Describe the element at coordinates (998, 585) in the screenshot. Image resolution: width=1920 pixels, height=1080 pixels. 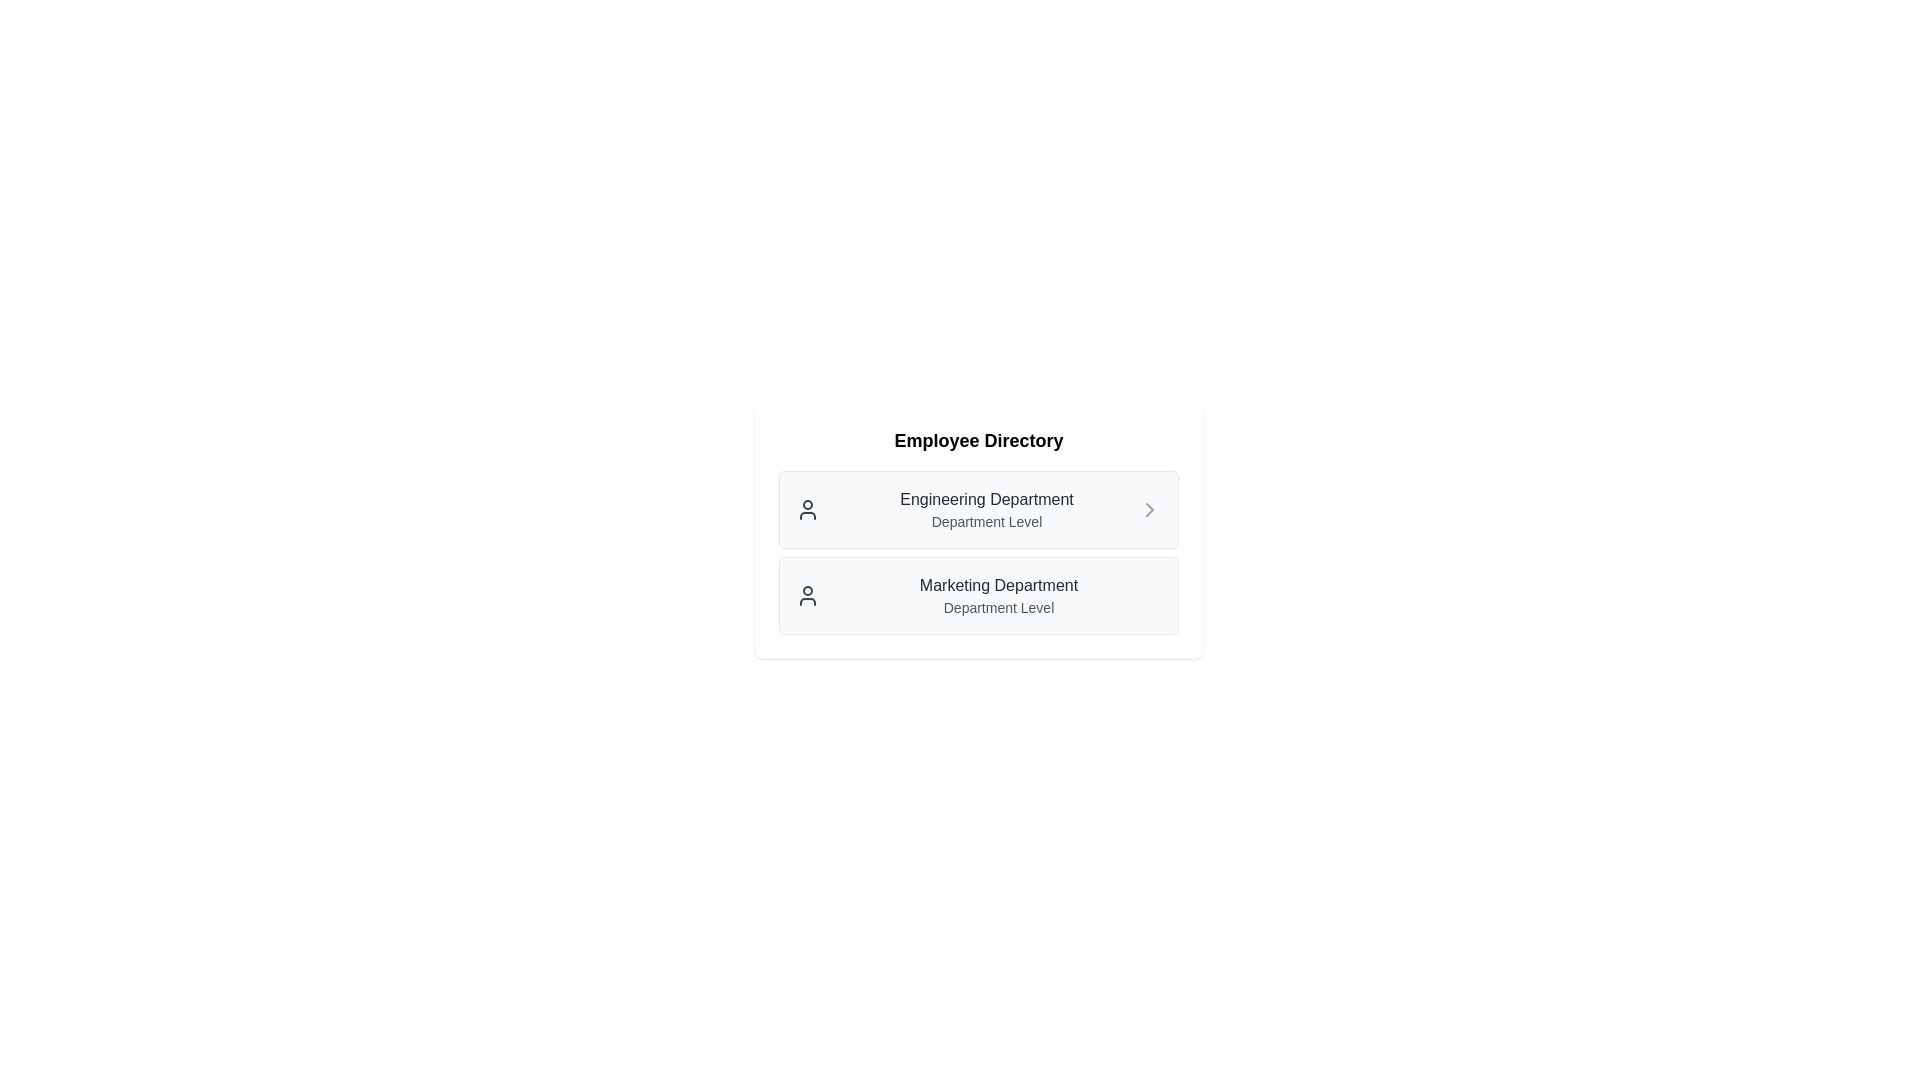
I see `the 'Marketing Department' text label located in the second entry of the organizational directory, which is positioned above the 'Department Level' text` at that location.